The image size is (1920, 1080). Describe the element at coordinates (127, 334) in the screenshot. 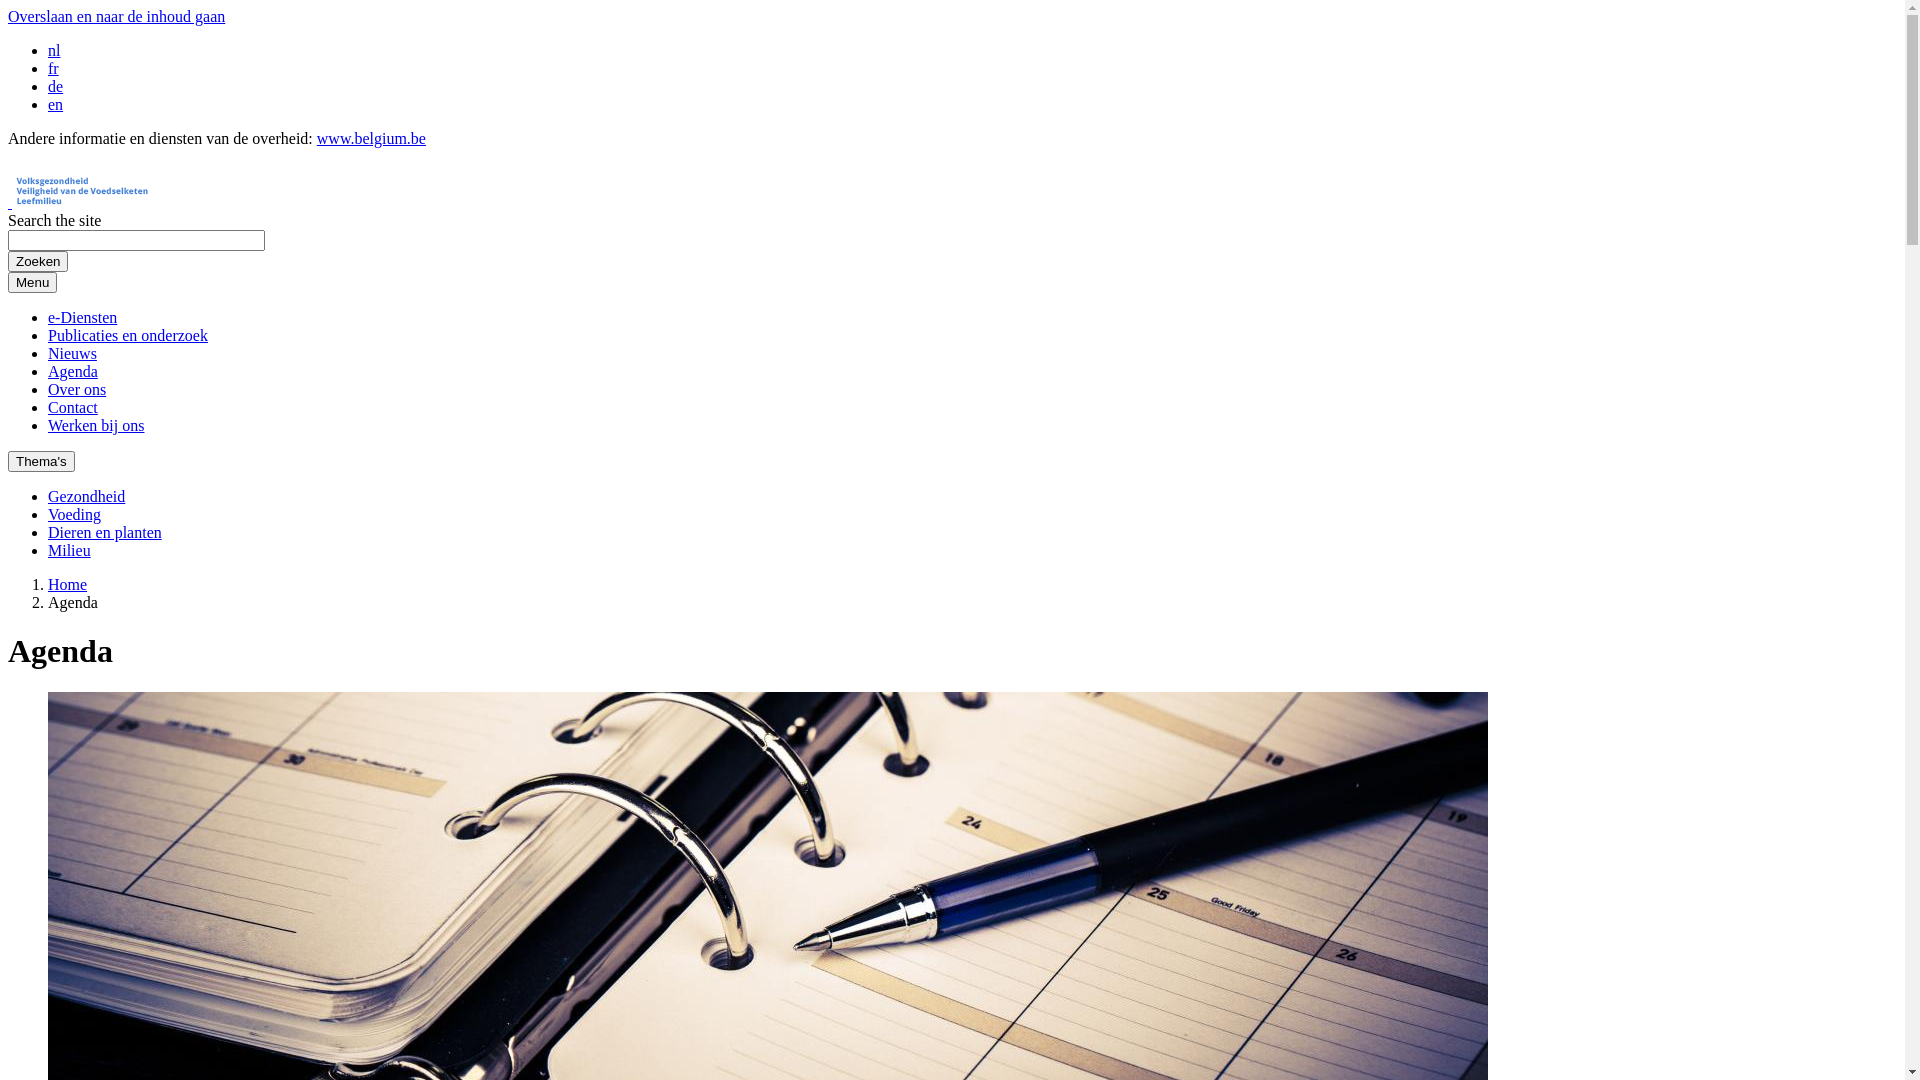

I see `'Publicaties en onderzoek'` at that location.